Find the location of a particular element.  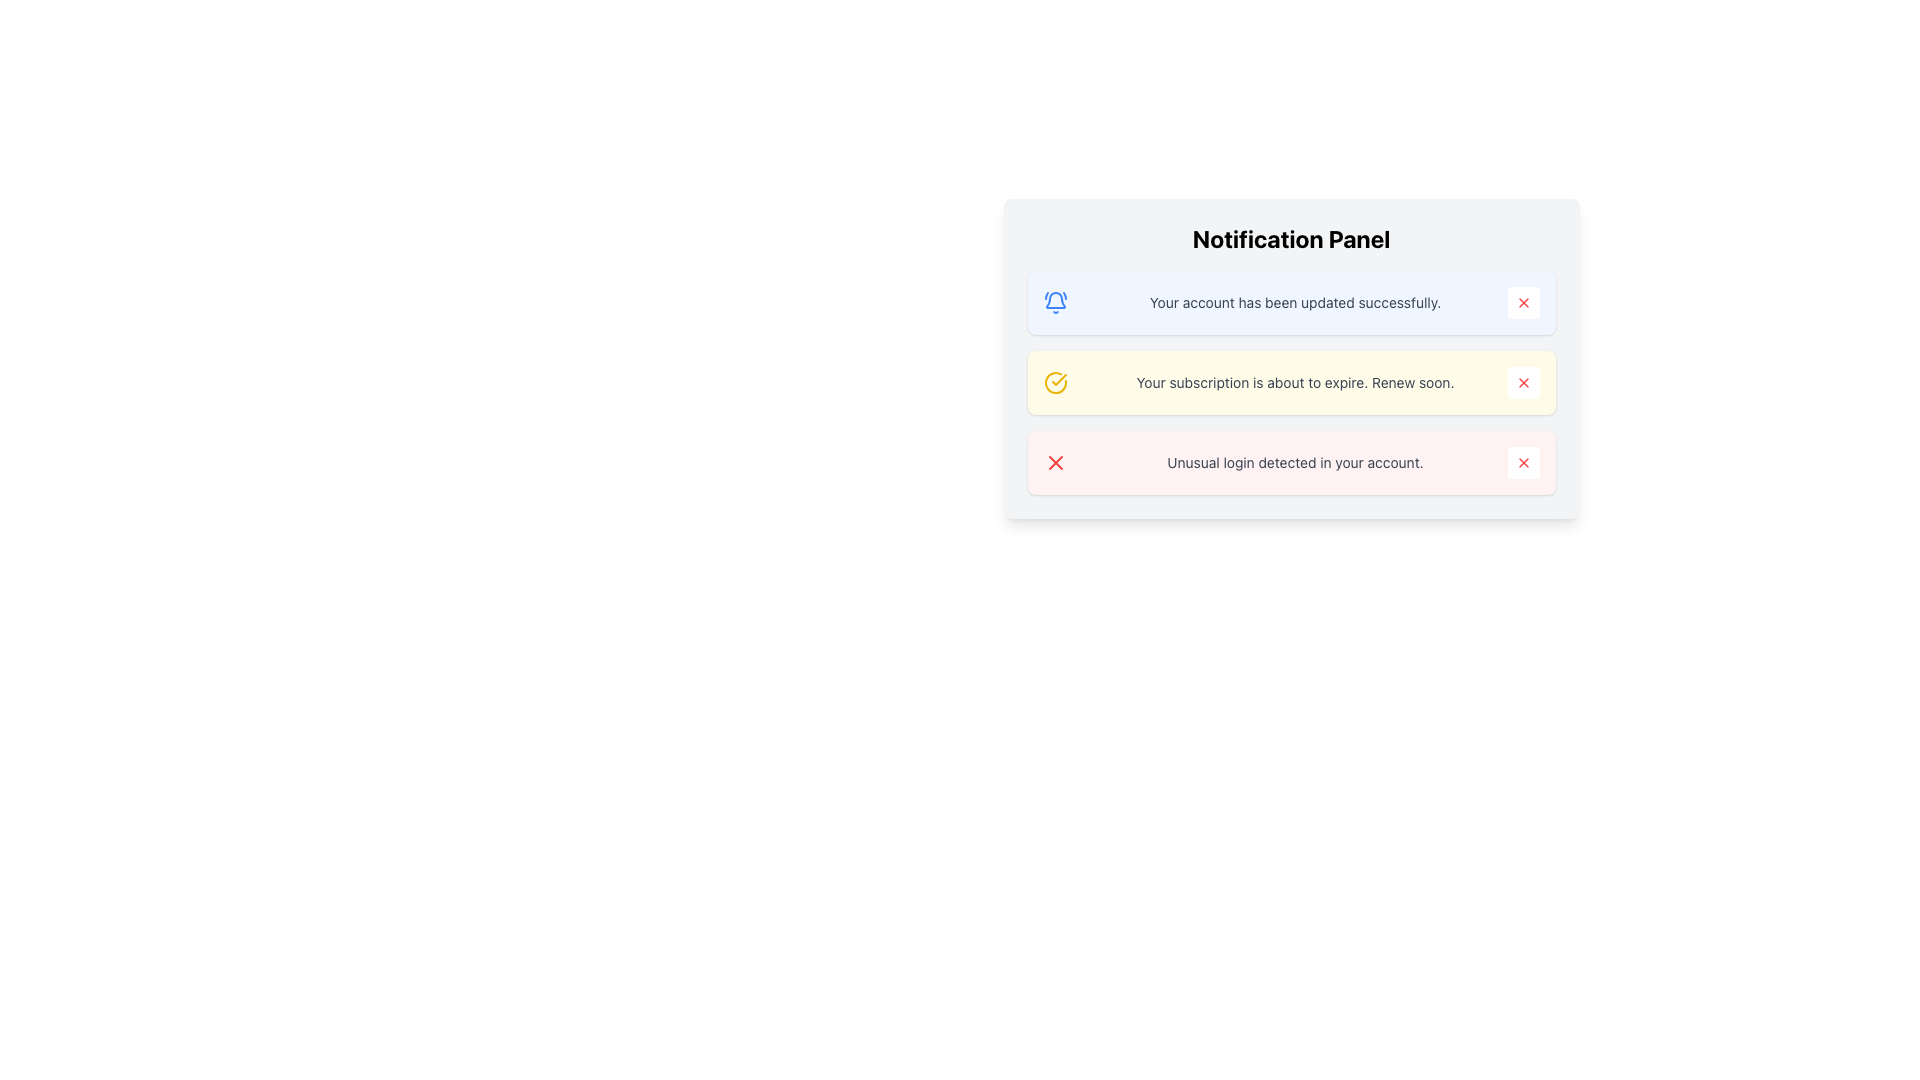

the notification card with a red background that reads 'Unusual login detected in your account.' is located at coordinates (1291, 462).